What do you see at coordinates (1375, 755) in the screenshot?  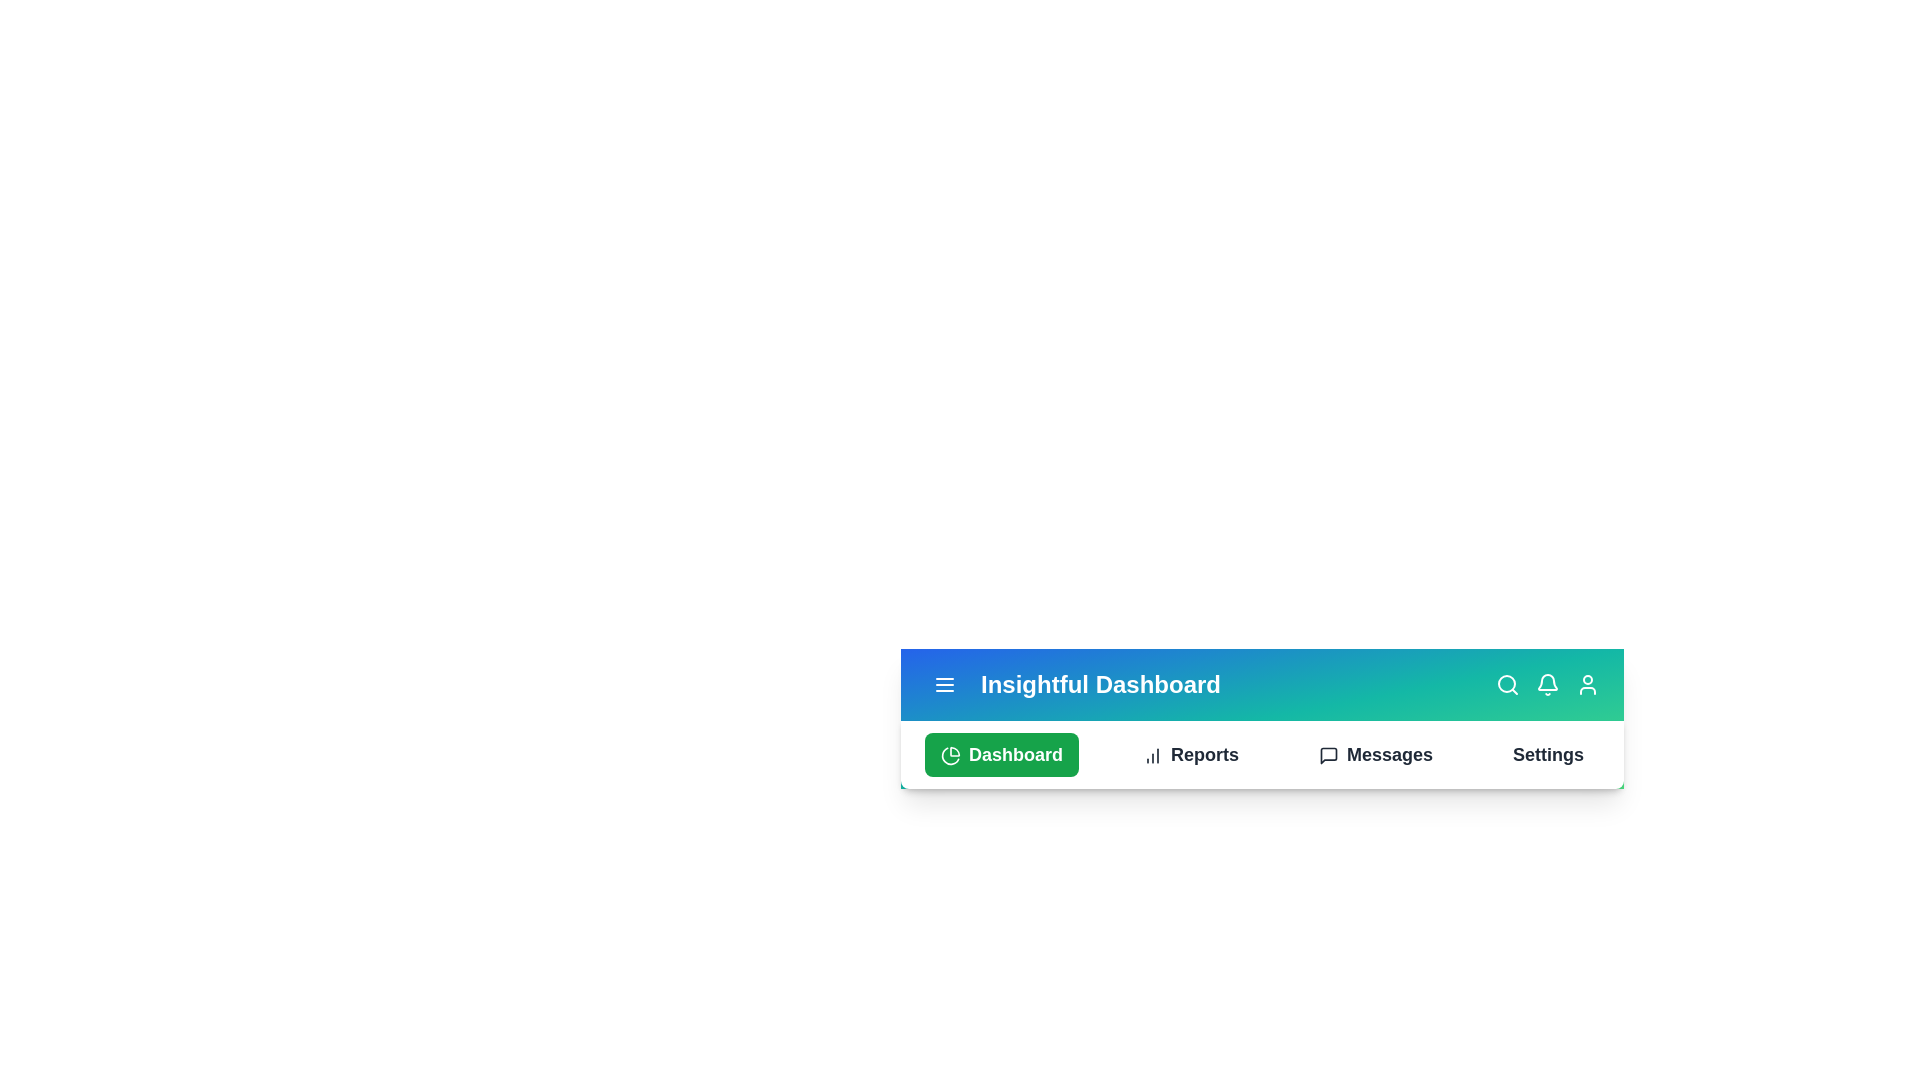 I see `the navigation option Messages` at bounding box center [1375, 755].